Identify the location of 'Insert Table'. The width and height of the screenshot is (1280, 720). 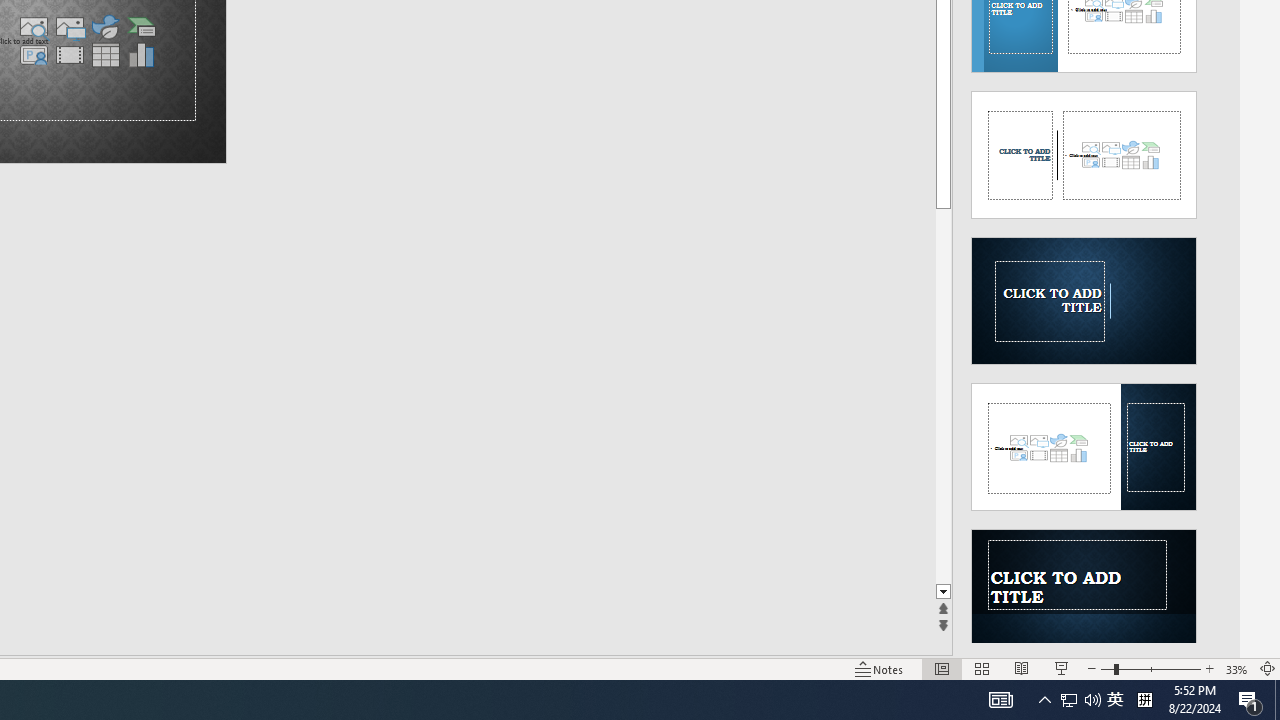
(104, 54).